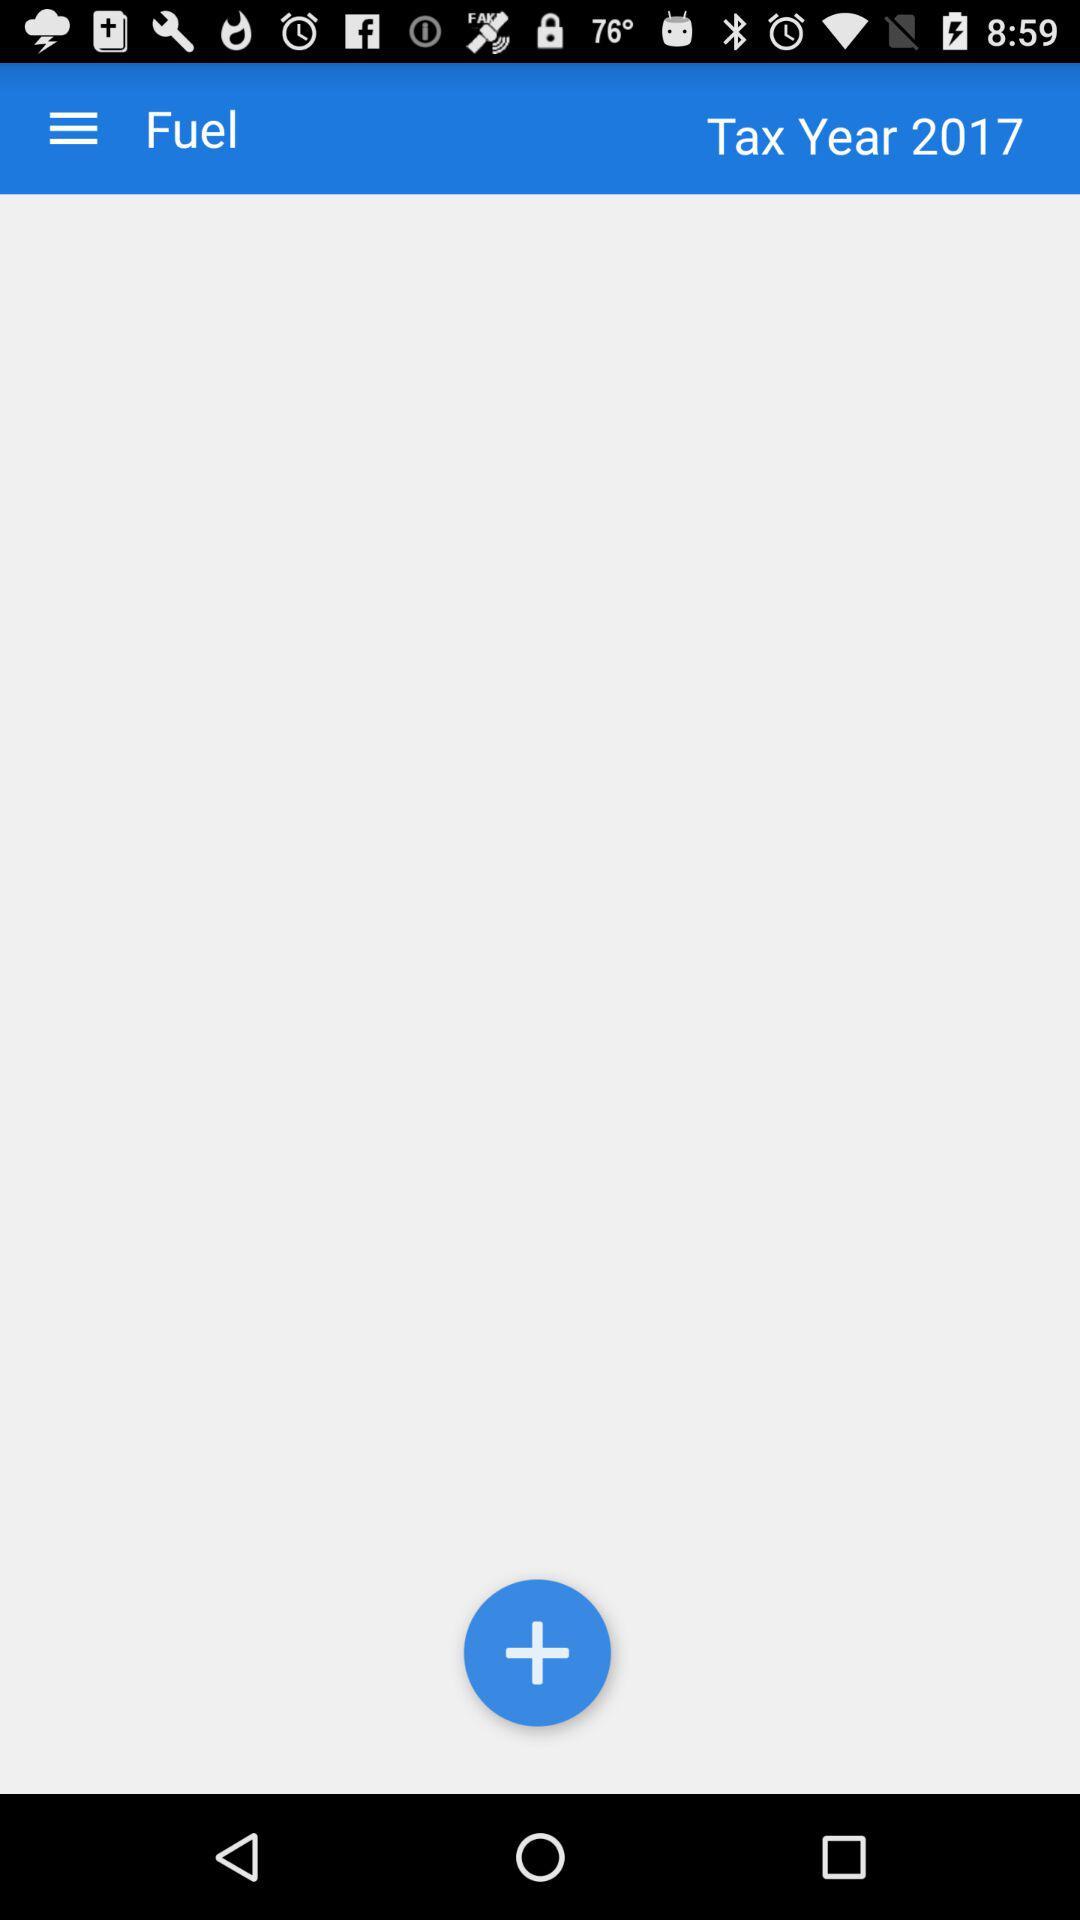  Describe the element at coordinates (540, 1773) in the screenshot. I see `the add icon` at that location.